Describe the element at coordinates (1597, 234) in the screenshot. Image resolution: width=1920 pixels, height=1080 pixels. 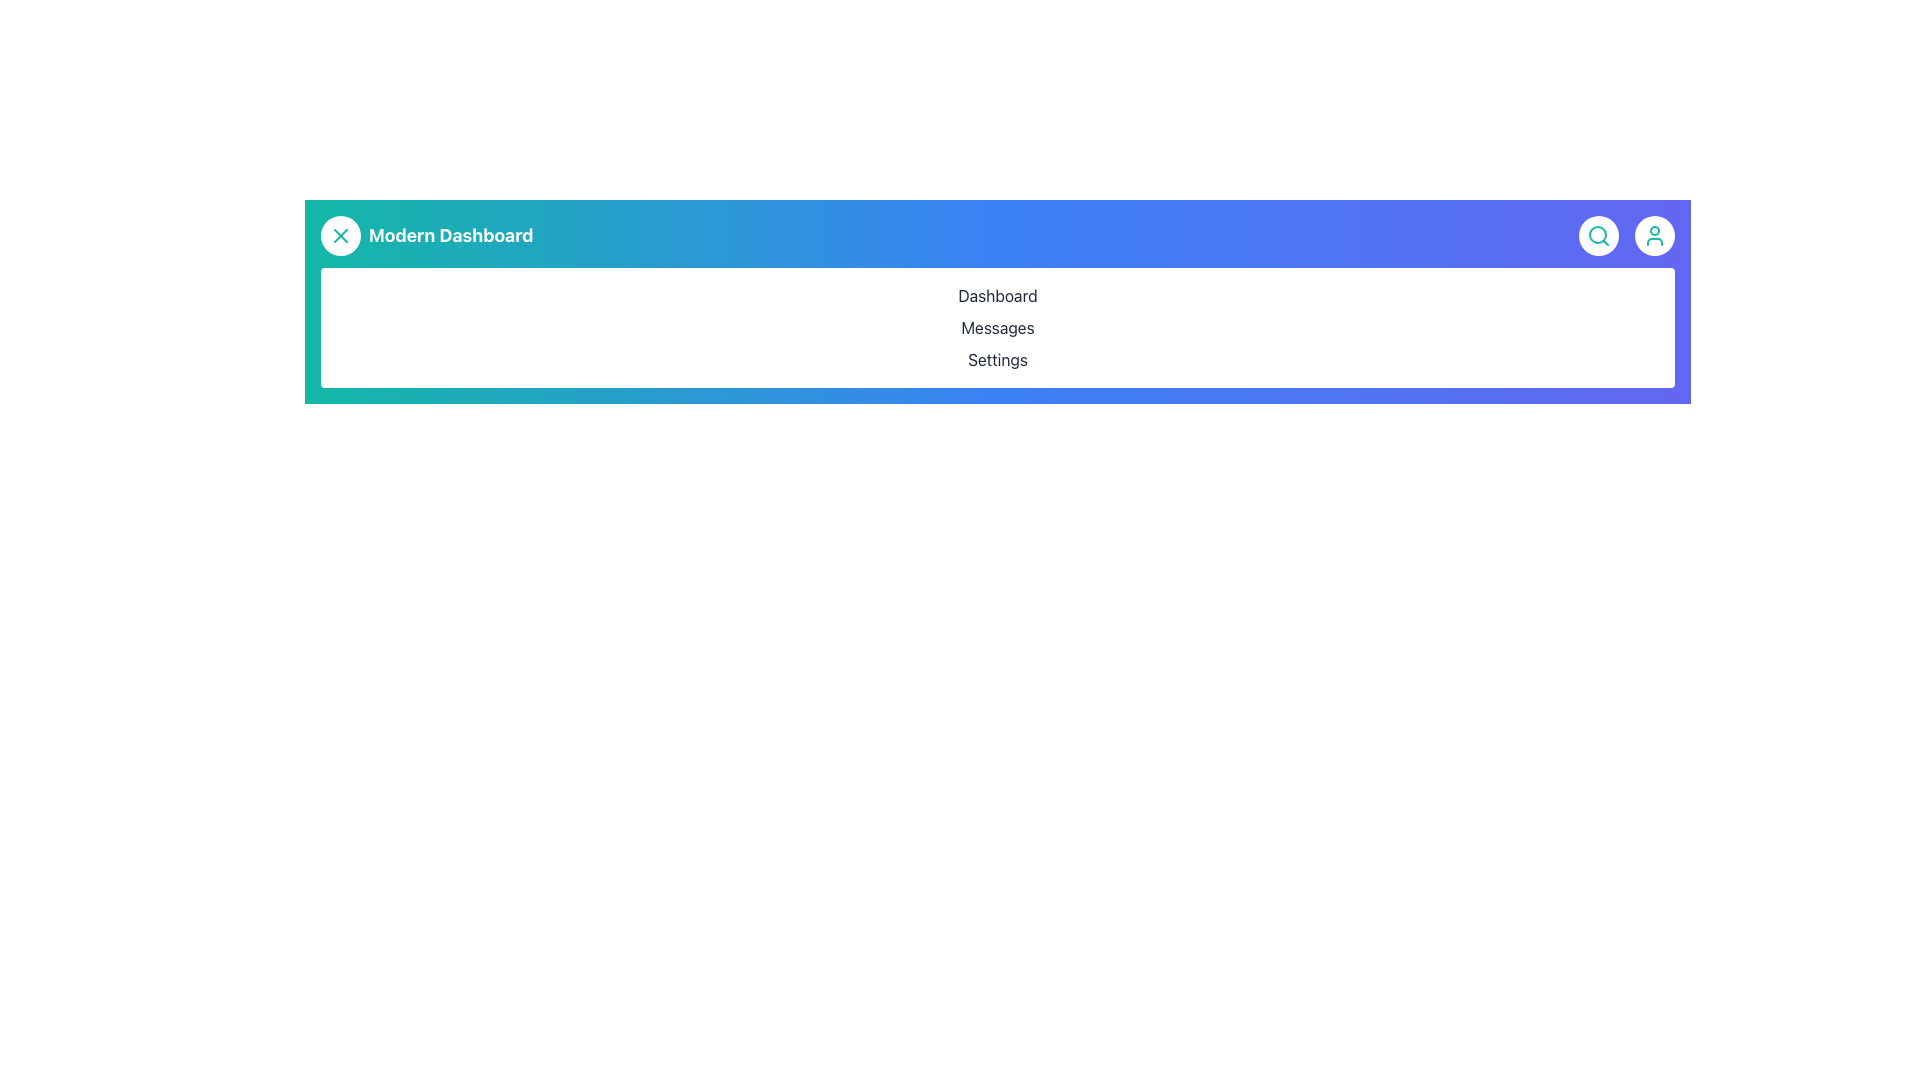
I see `the inner circular part of the magnifying glass icon, which is a Circle element with a radius of 8px within an SVG graphic` at that location.